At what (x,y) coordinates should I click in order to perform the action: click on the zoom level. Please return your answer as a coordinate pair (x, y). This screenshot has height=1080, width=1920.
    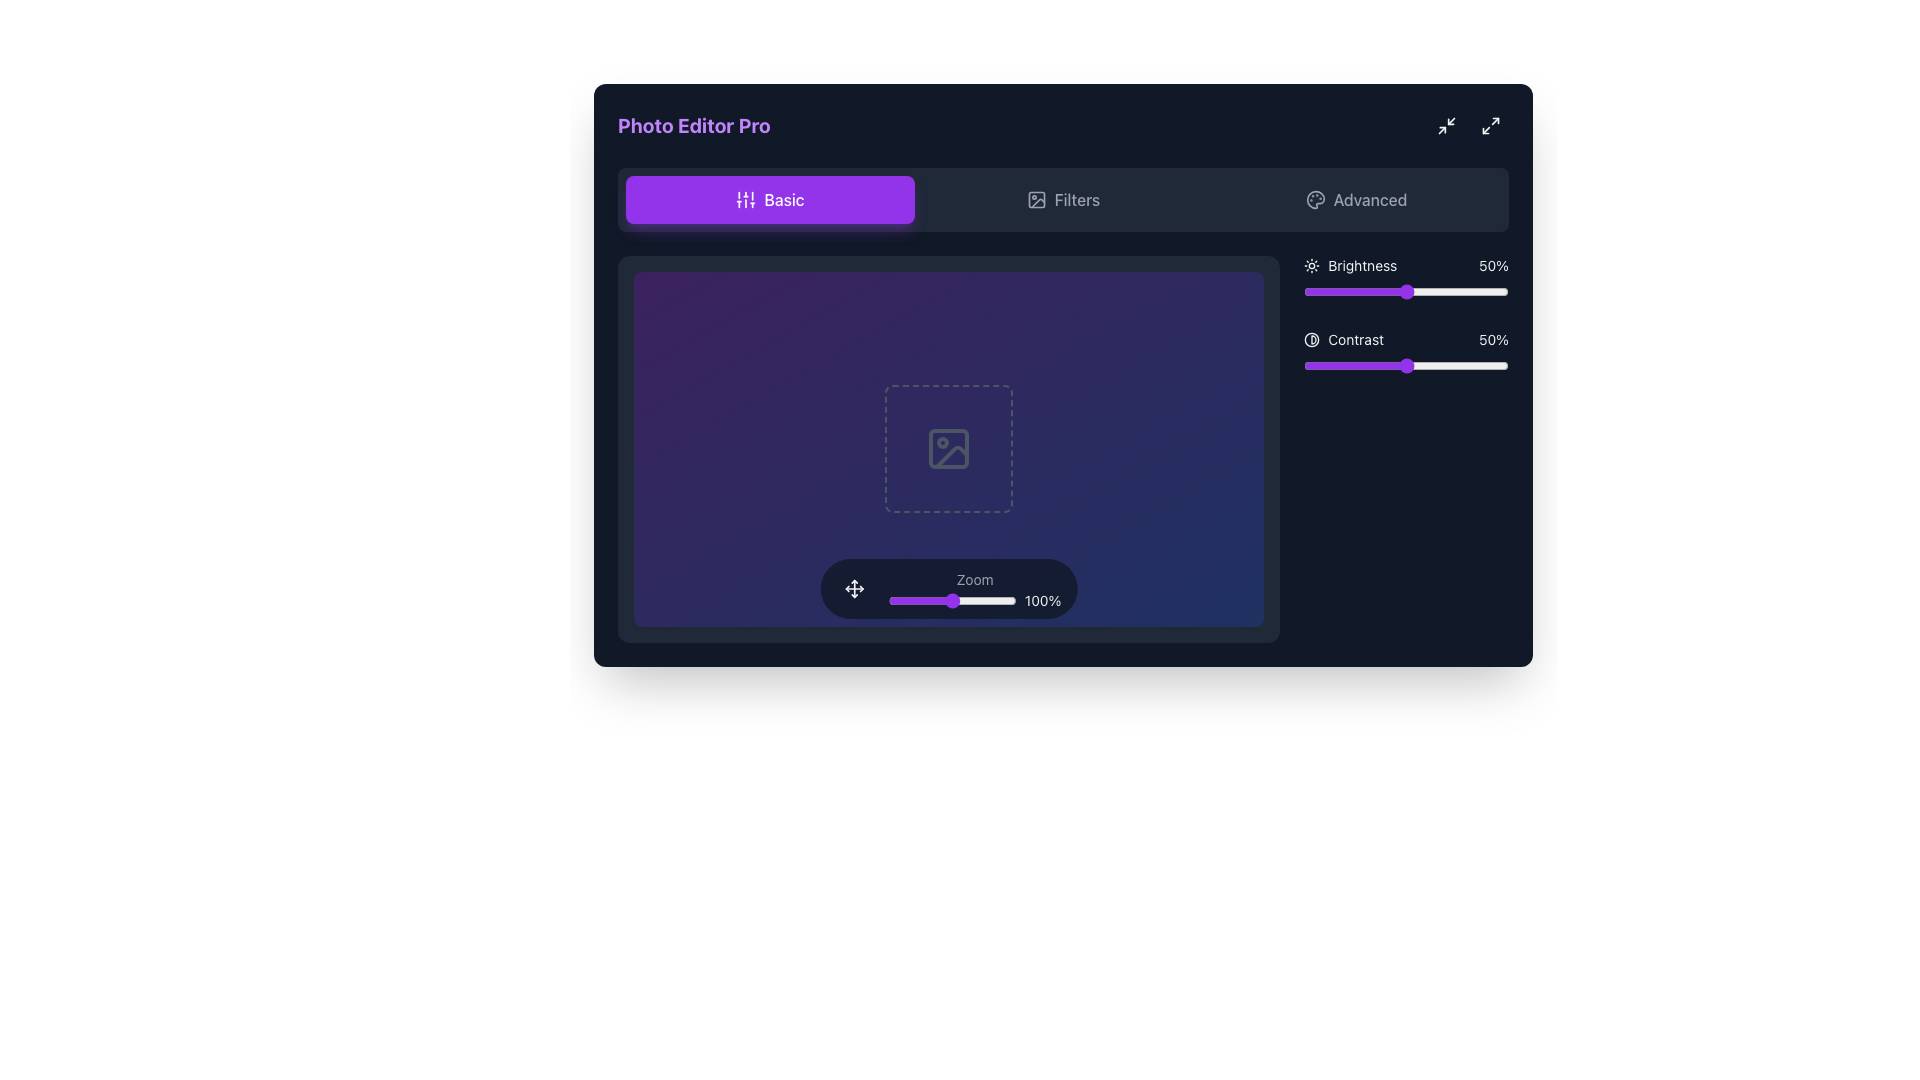
    Looking at the image, I should click on (997, 599).